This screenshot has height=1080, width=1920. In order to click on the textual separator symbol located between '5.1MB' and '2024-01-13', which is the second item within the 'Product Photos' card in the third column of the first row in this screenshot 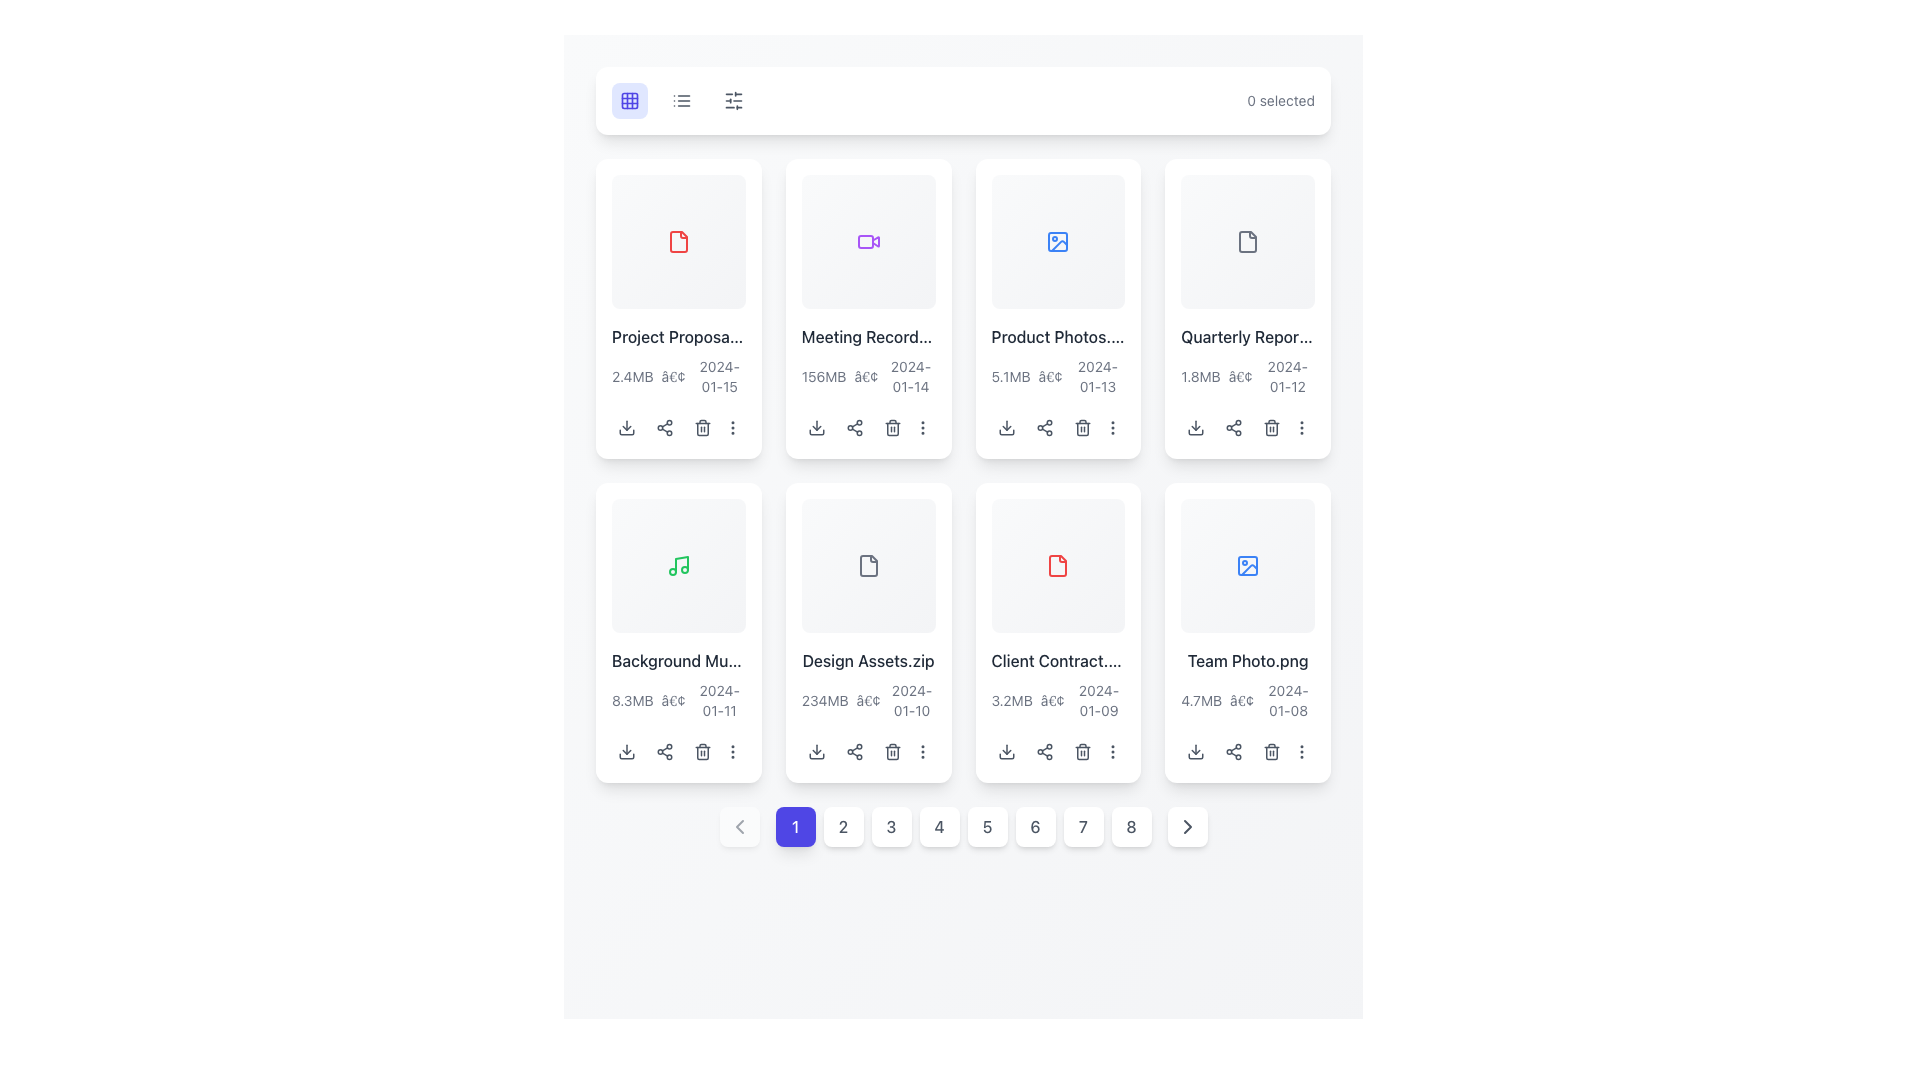, I will do `click(1049, 376)`.